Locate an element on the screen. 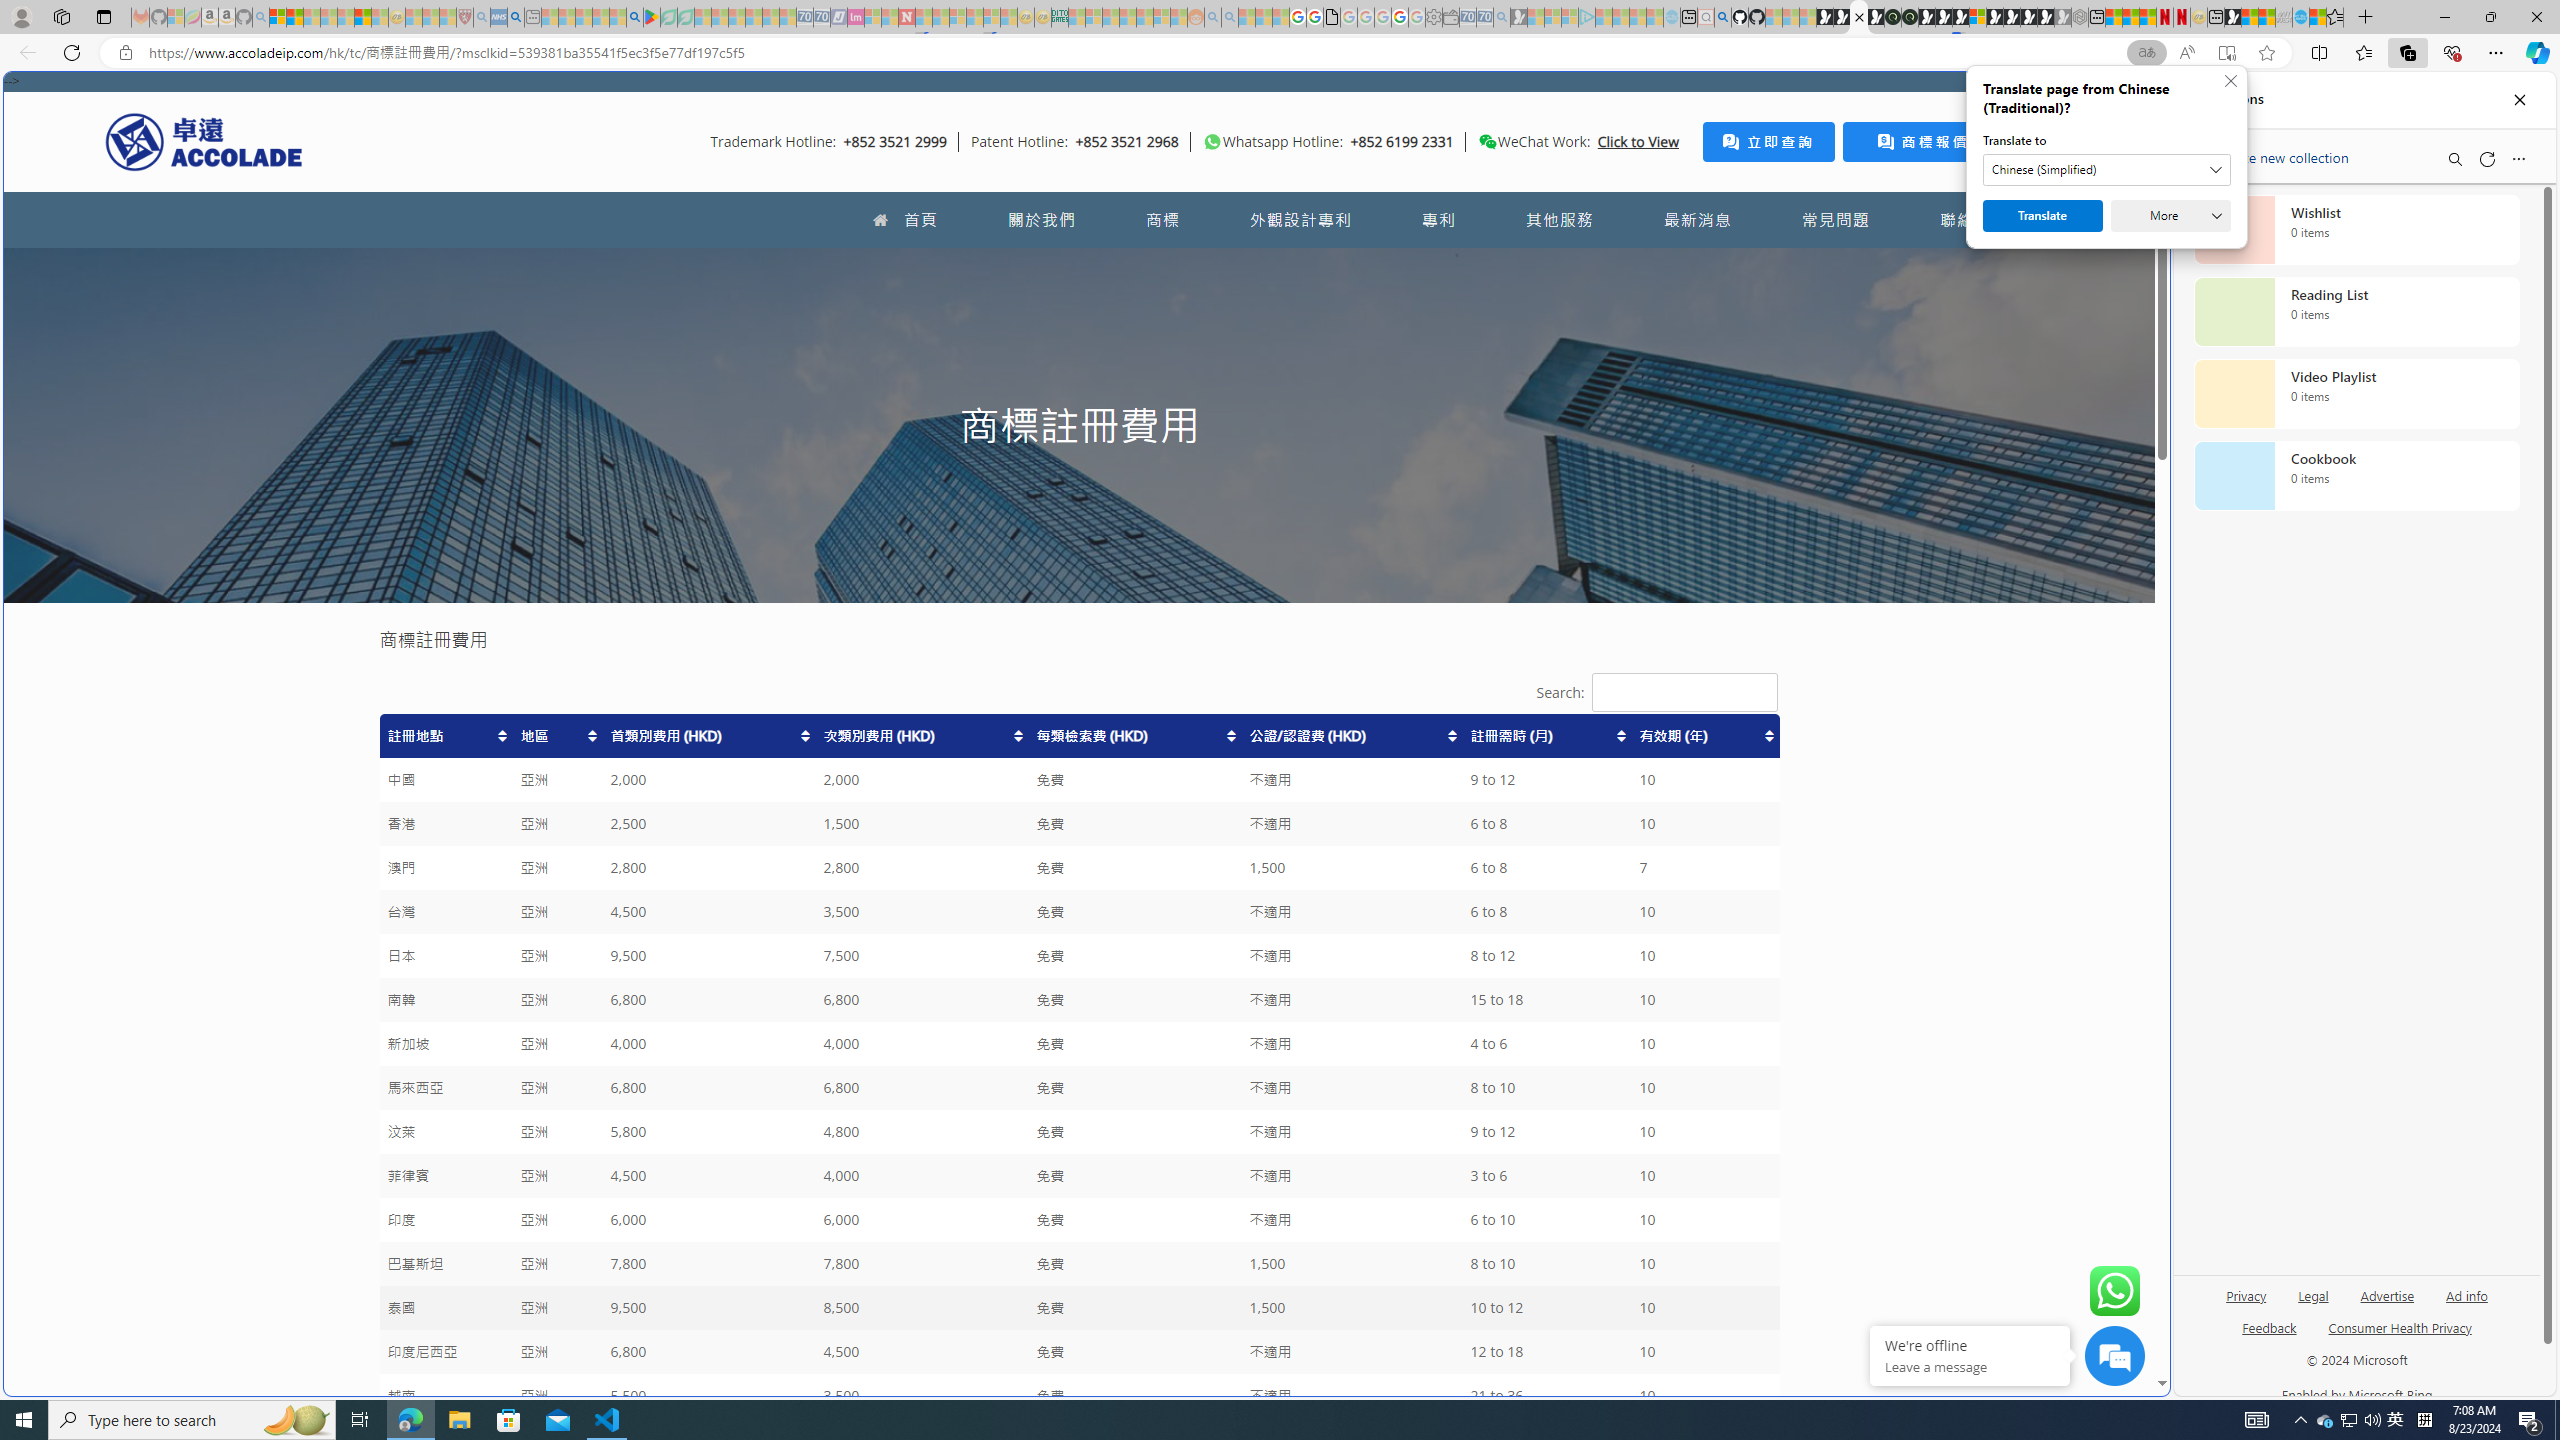 Image resolution: width=2560 pixels, height=1440 pixels. 'Services - Maintenance | Sky Blue Bikes - Sky Blue Bikes' is located at coordinates (2299, 16).